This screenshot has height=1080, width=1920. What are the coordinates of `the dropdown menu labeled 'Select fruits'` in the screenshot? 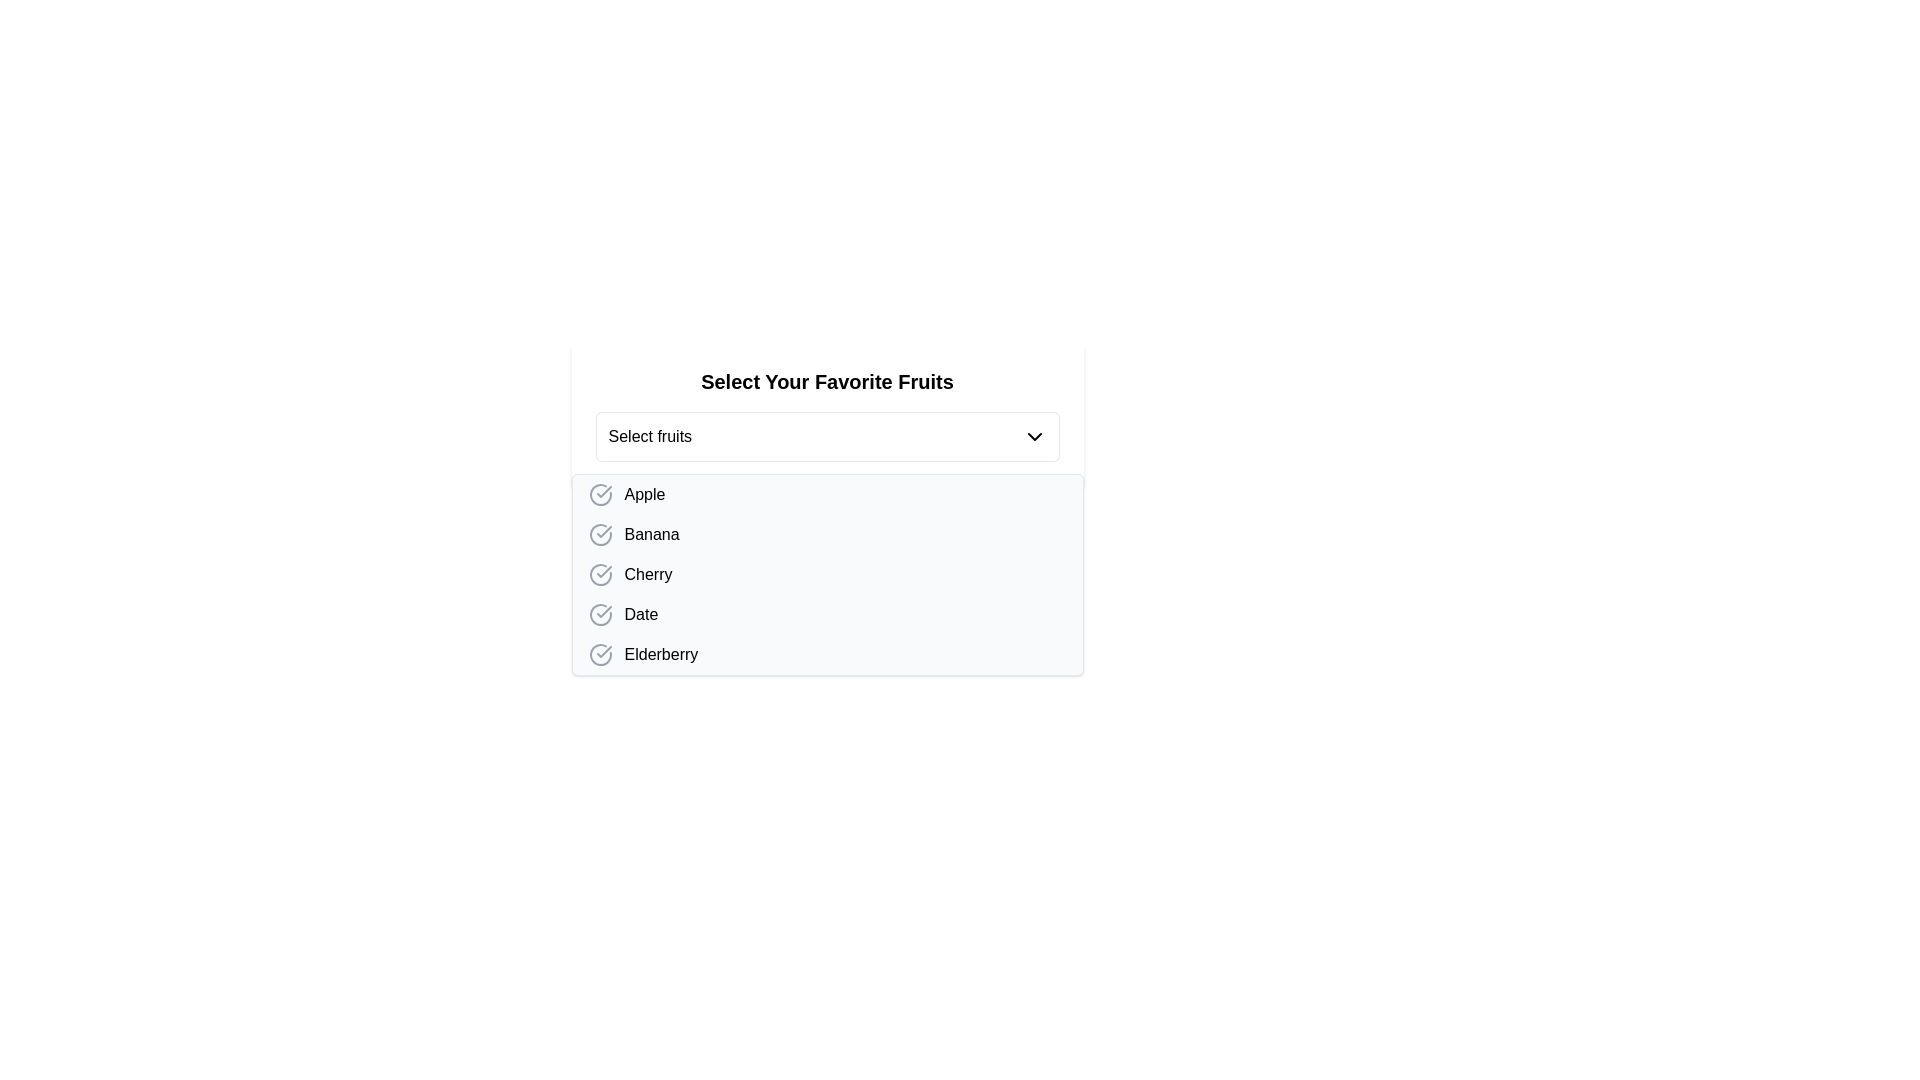 It's located at (827, 435).